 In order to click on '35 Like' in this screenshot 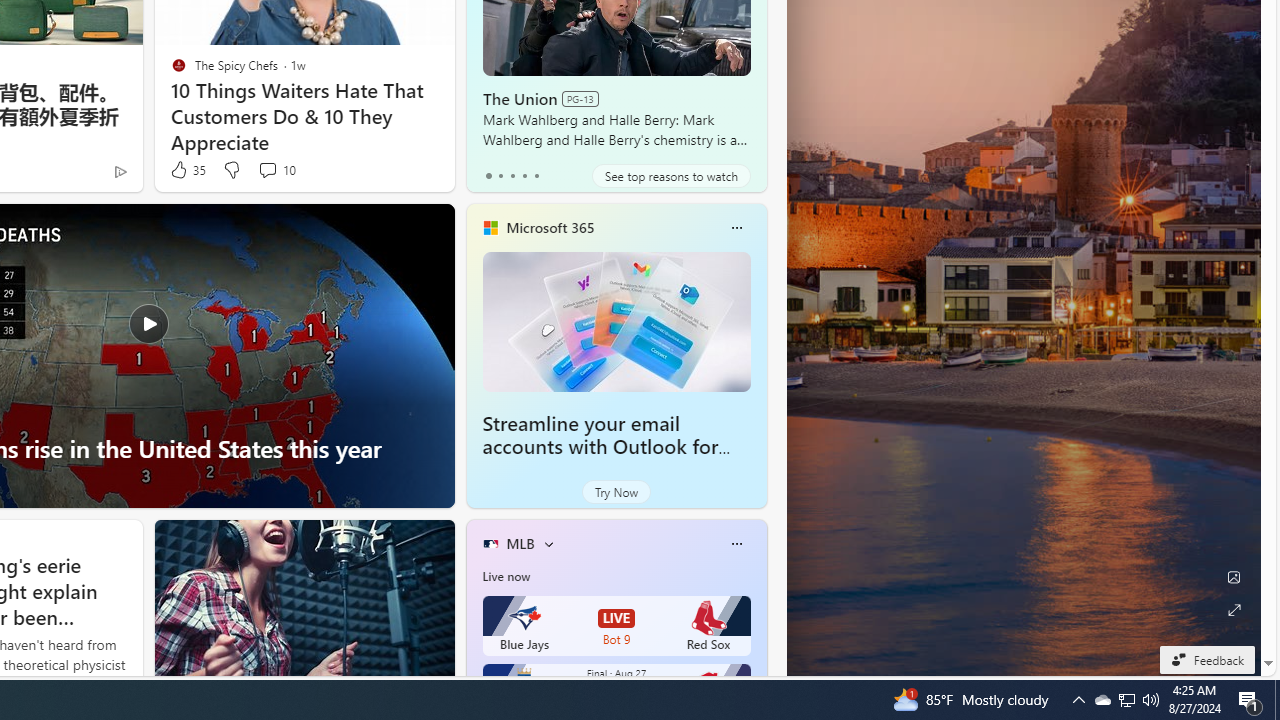, I will do `click(186, 169)`.